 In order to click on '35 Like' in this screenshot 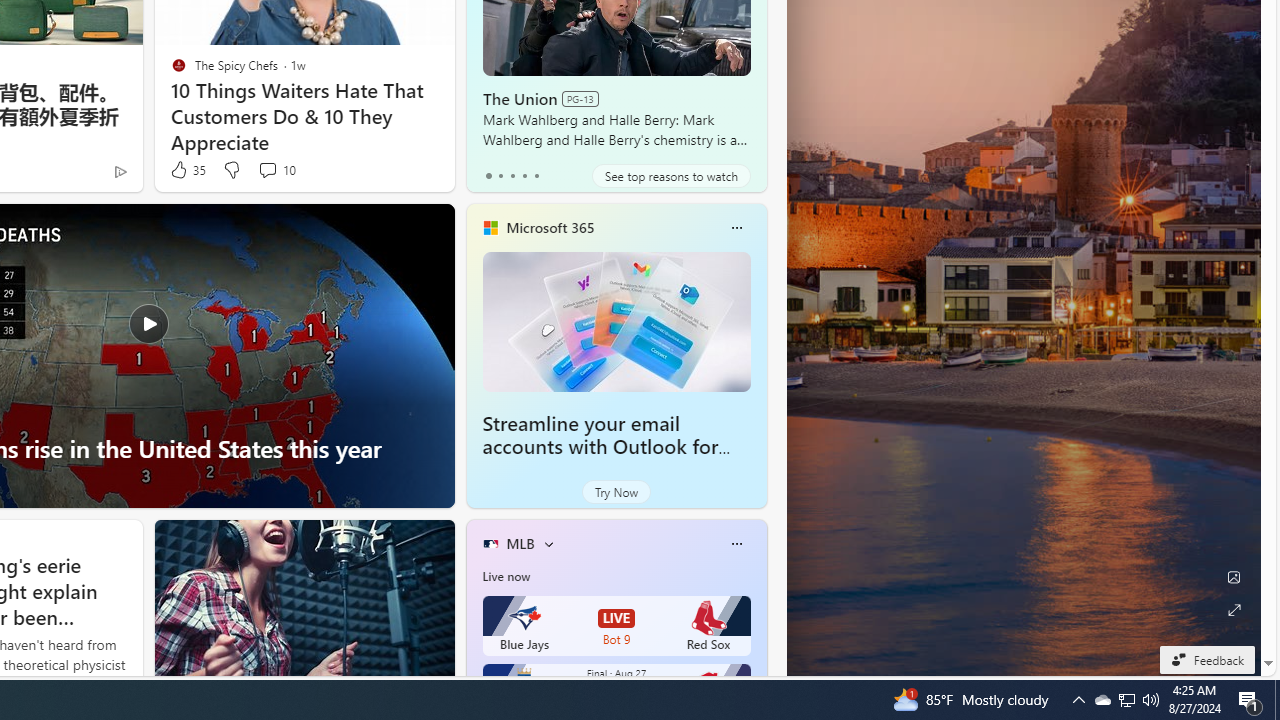, I will do `click(186, 169)`.